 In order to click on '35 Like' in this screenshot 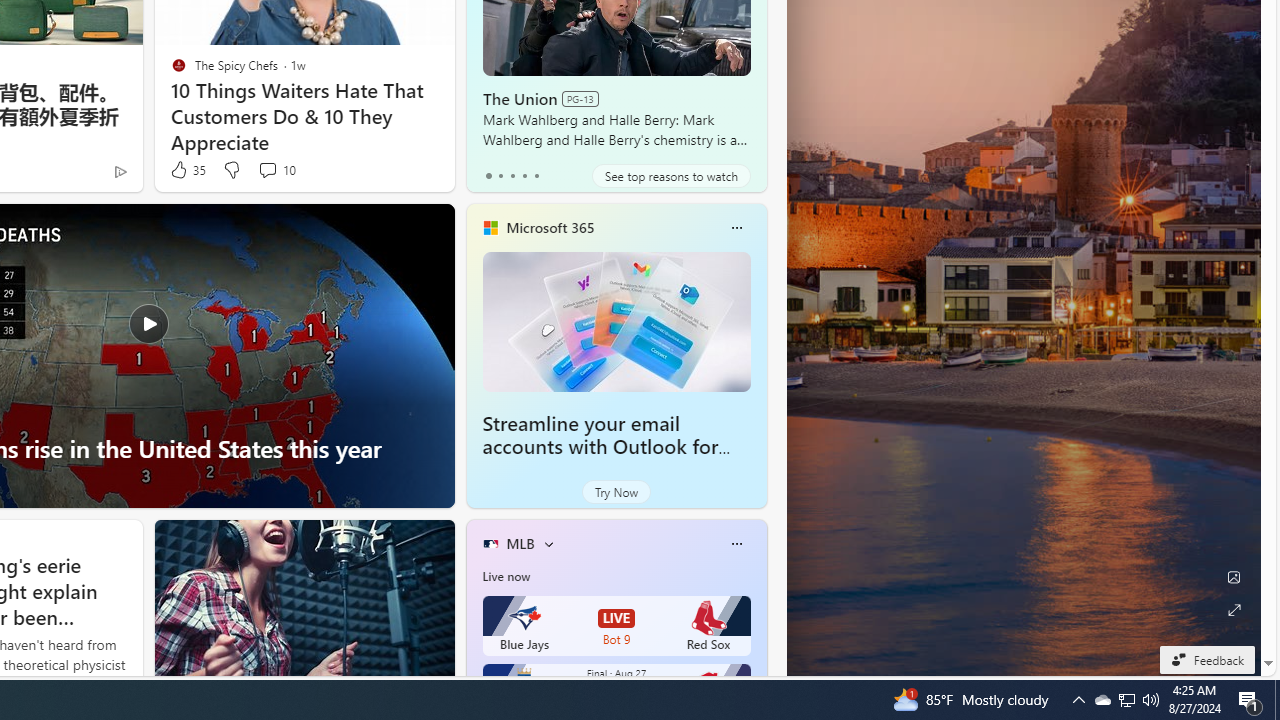, I will do `click(186, 169)`.